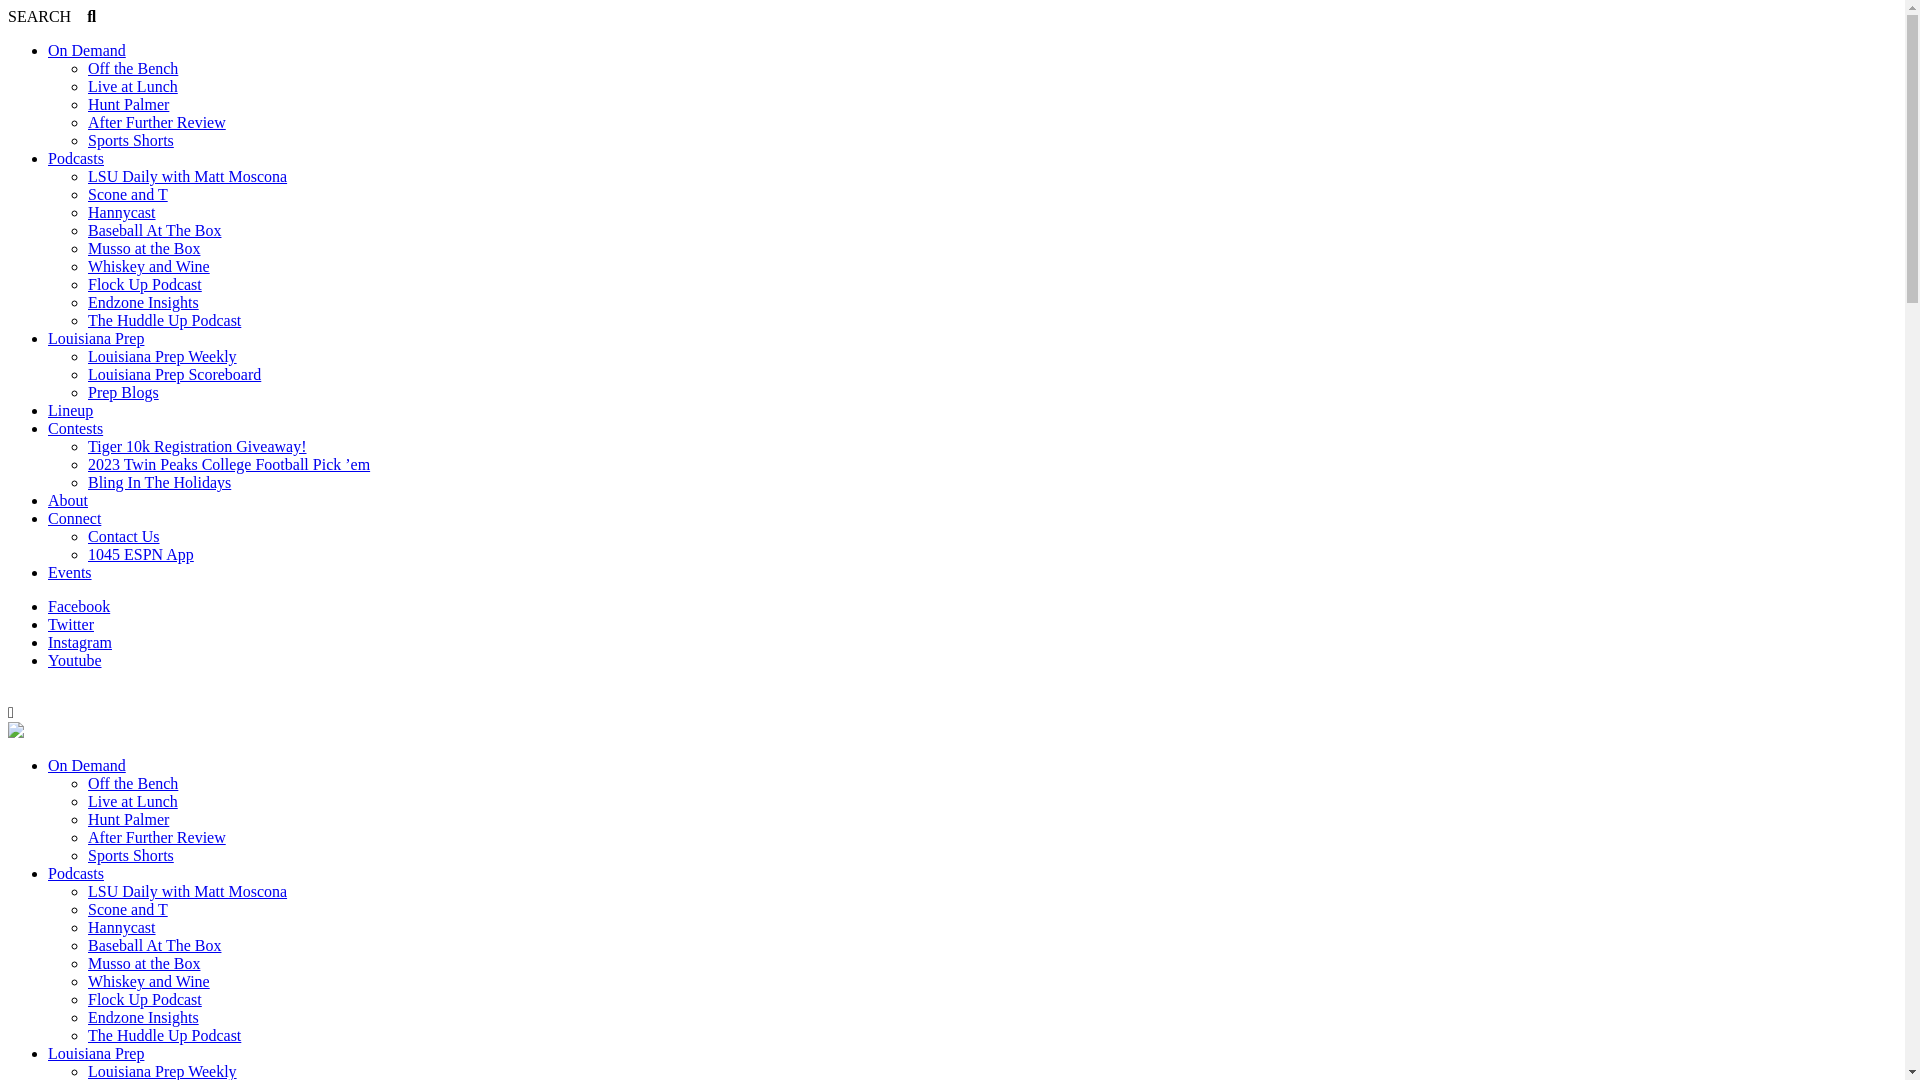  What do you see at coordinates (153, 945) in the screenshot?
I see `'Baseball At The Box'` at bounding box center [153, 945].